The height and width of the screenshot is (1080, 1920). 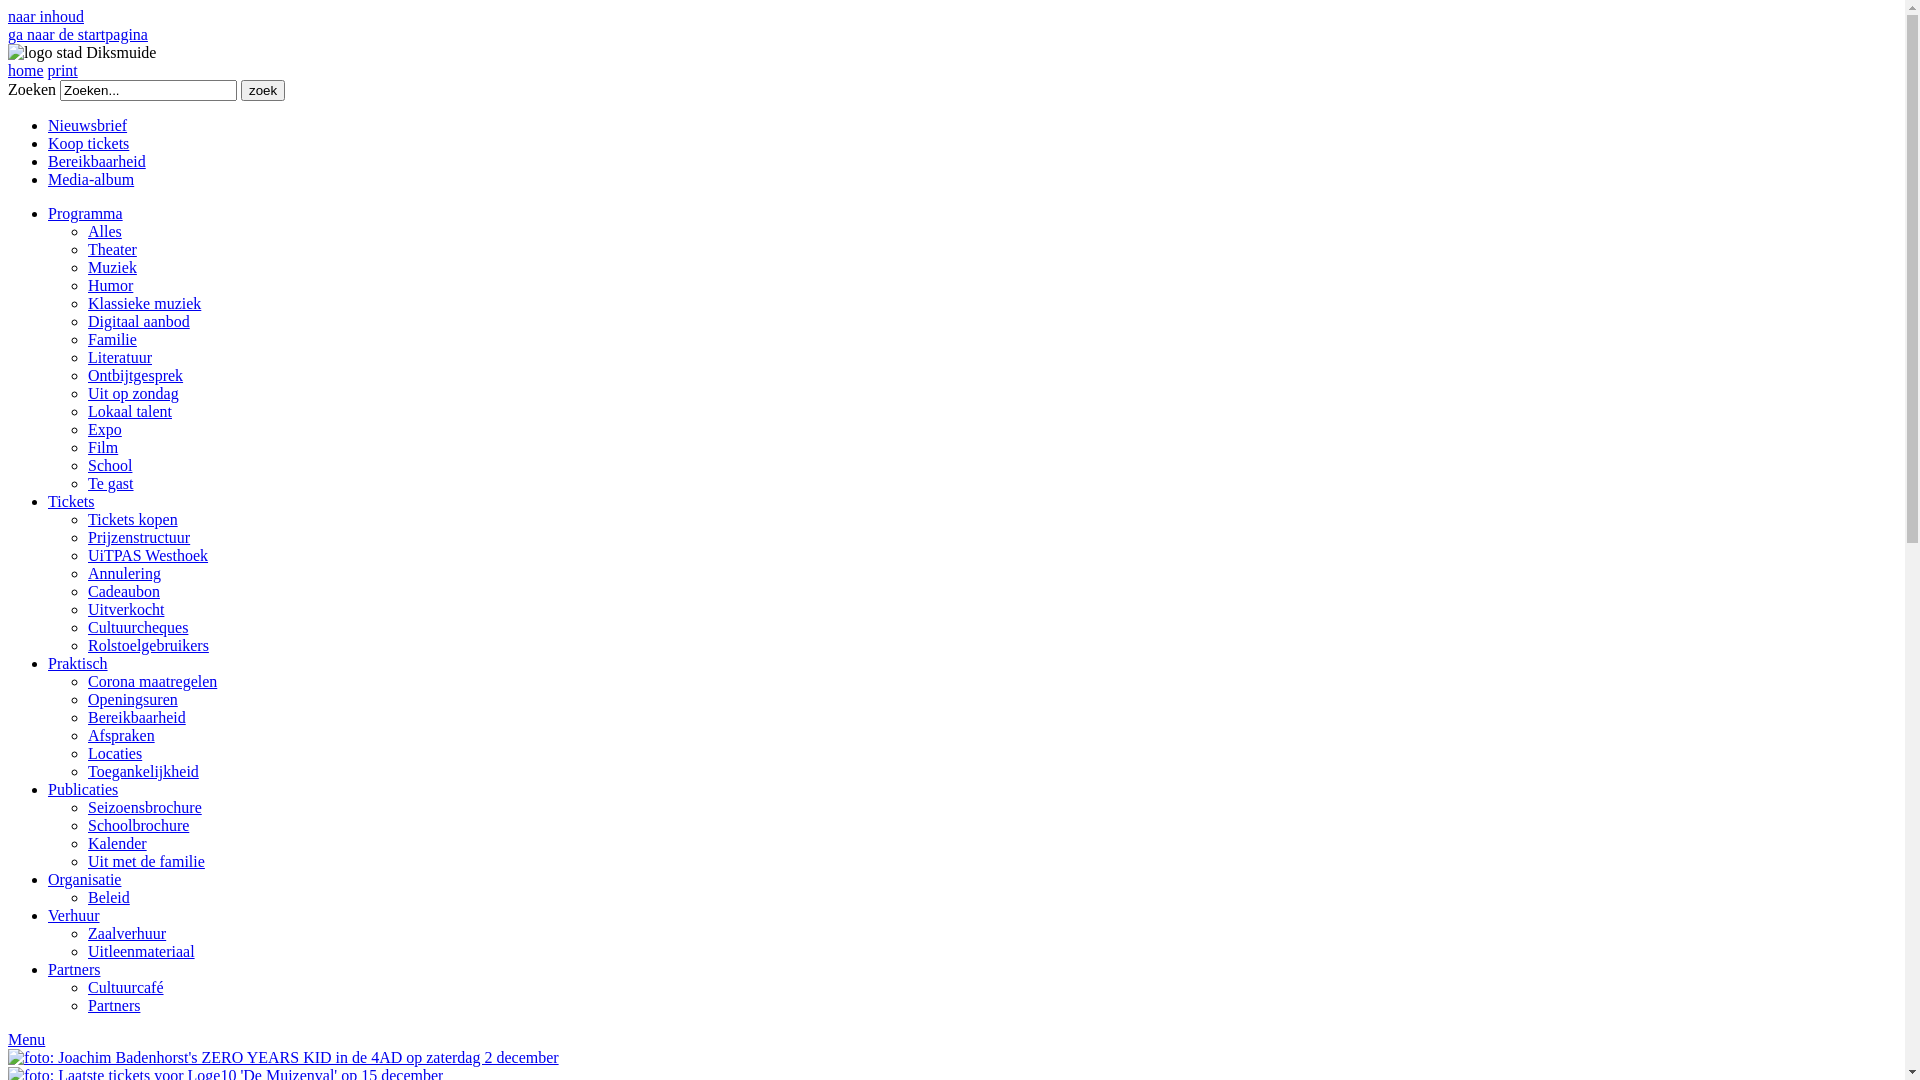 What do you see at coordinates (138, 536) in the screenshot?
I see `'Prijzenstructuur'` at bounding box center [138, 536].